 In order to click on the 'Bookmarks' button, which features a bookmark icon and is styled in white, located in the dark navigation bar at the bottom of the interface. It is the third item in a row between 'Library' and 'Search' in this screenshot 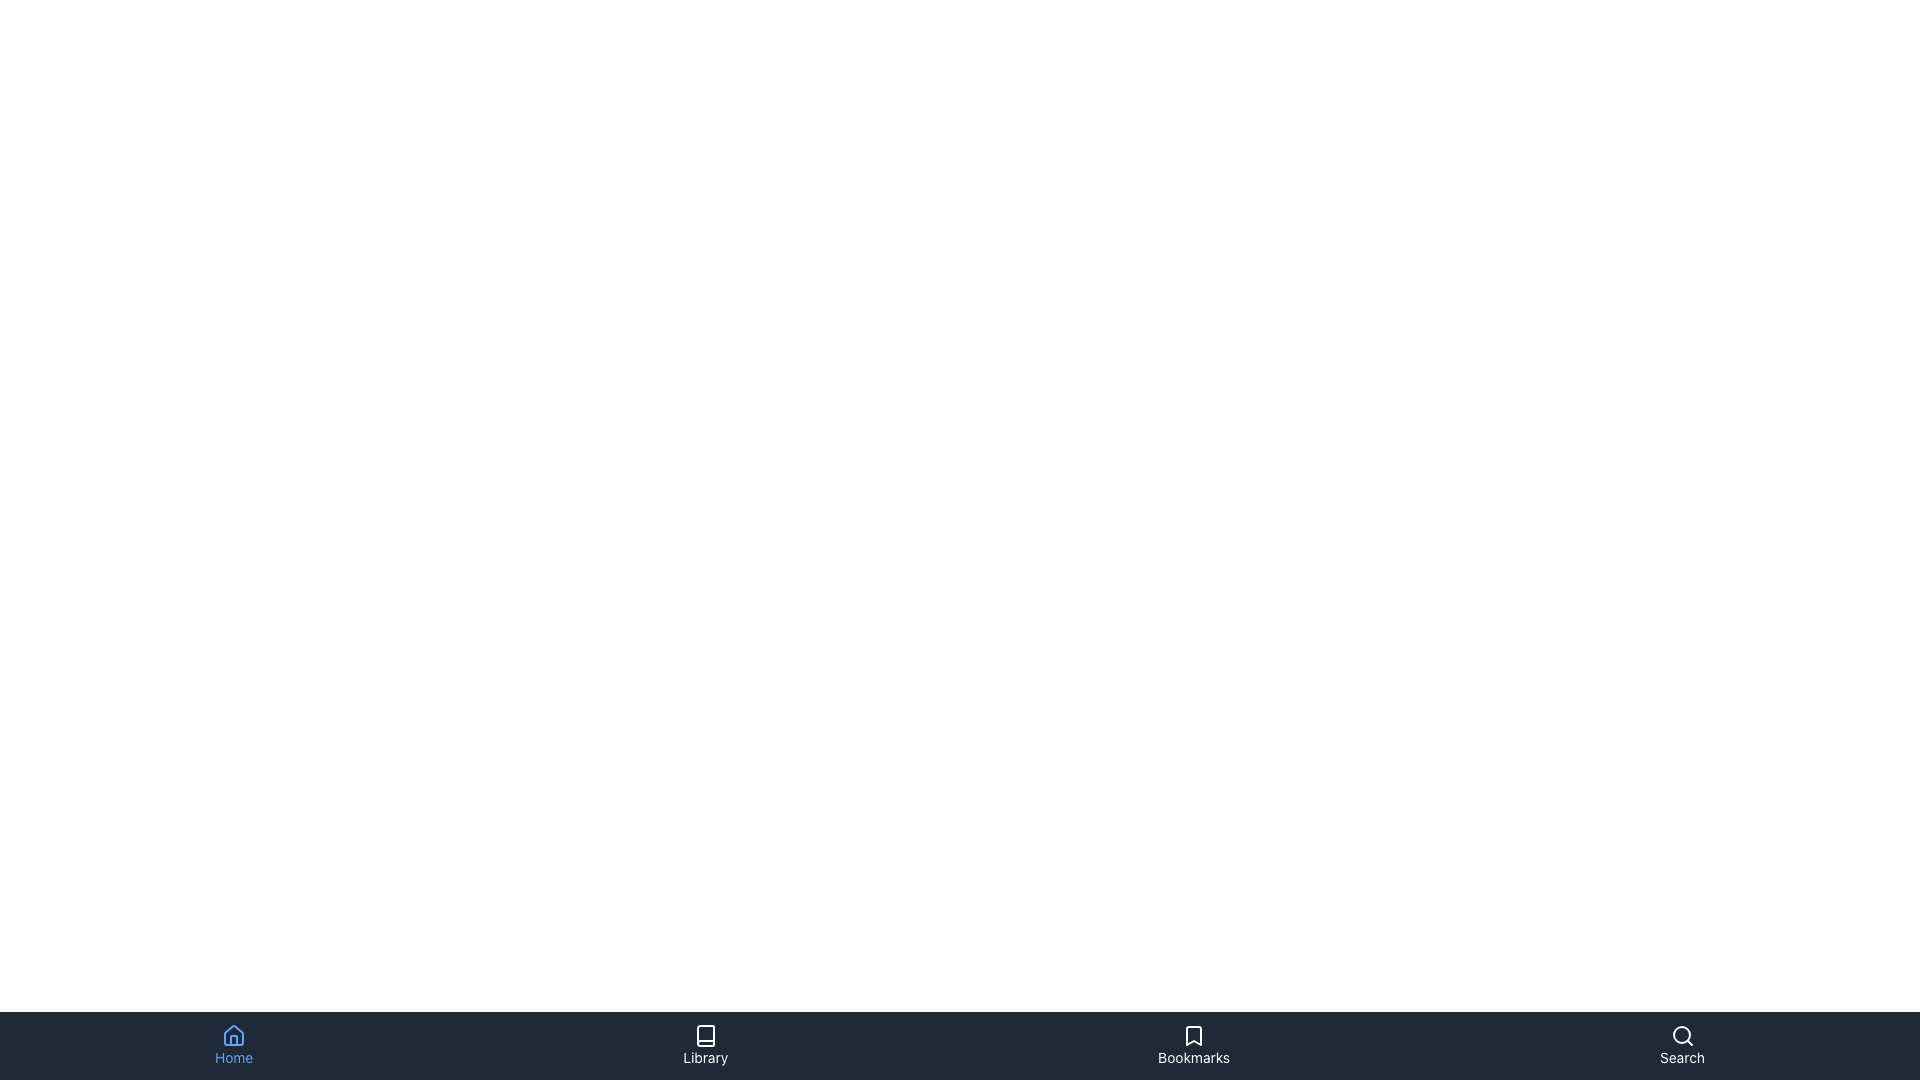, I will do `click(1194, 1044)`.